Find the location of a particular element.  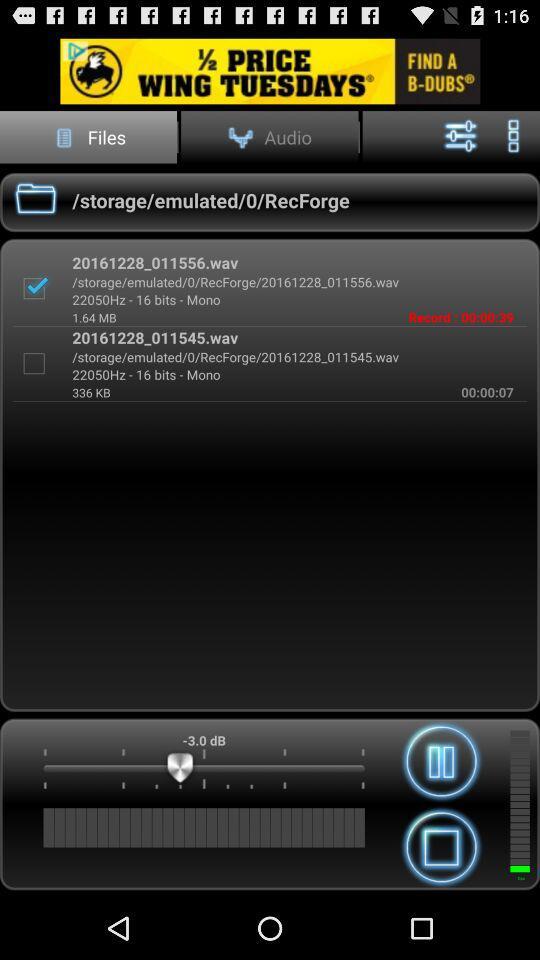

advertisement area is located at coordinates (270, 71).